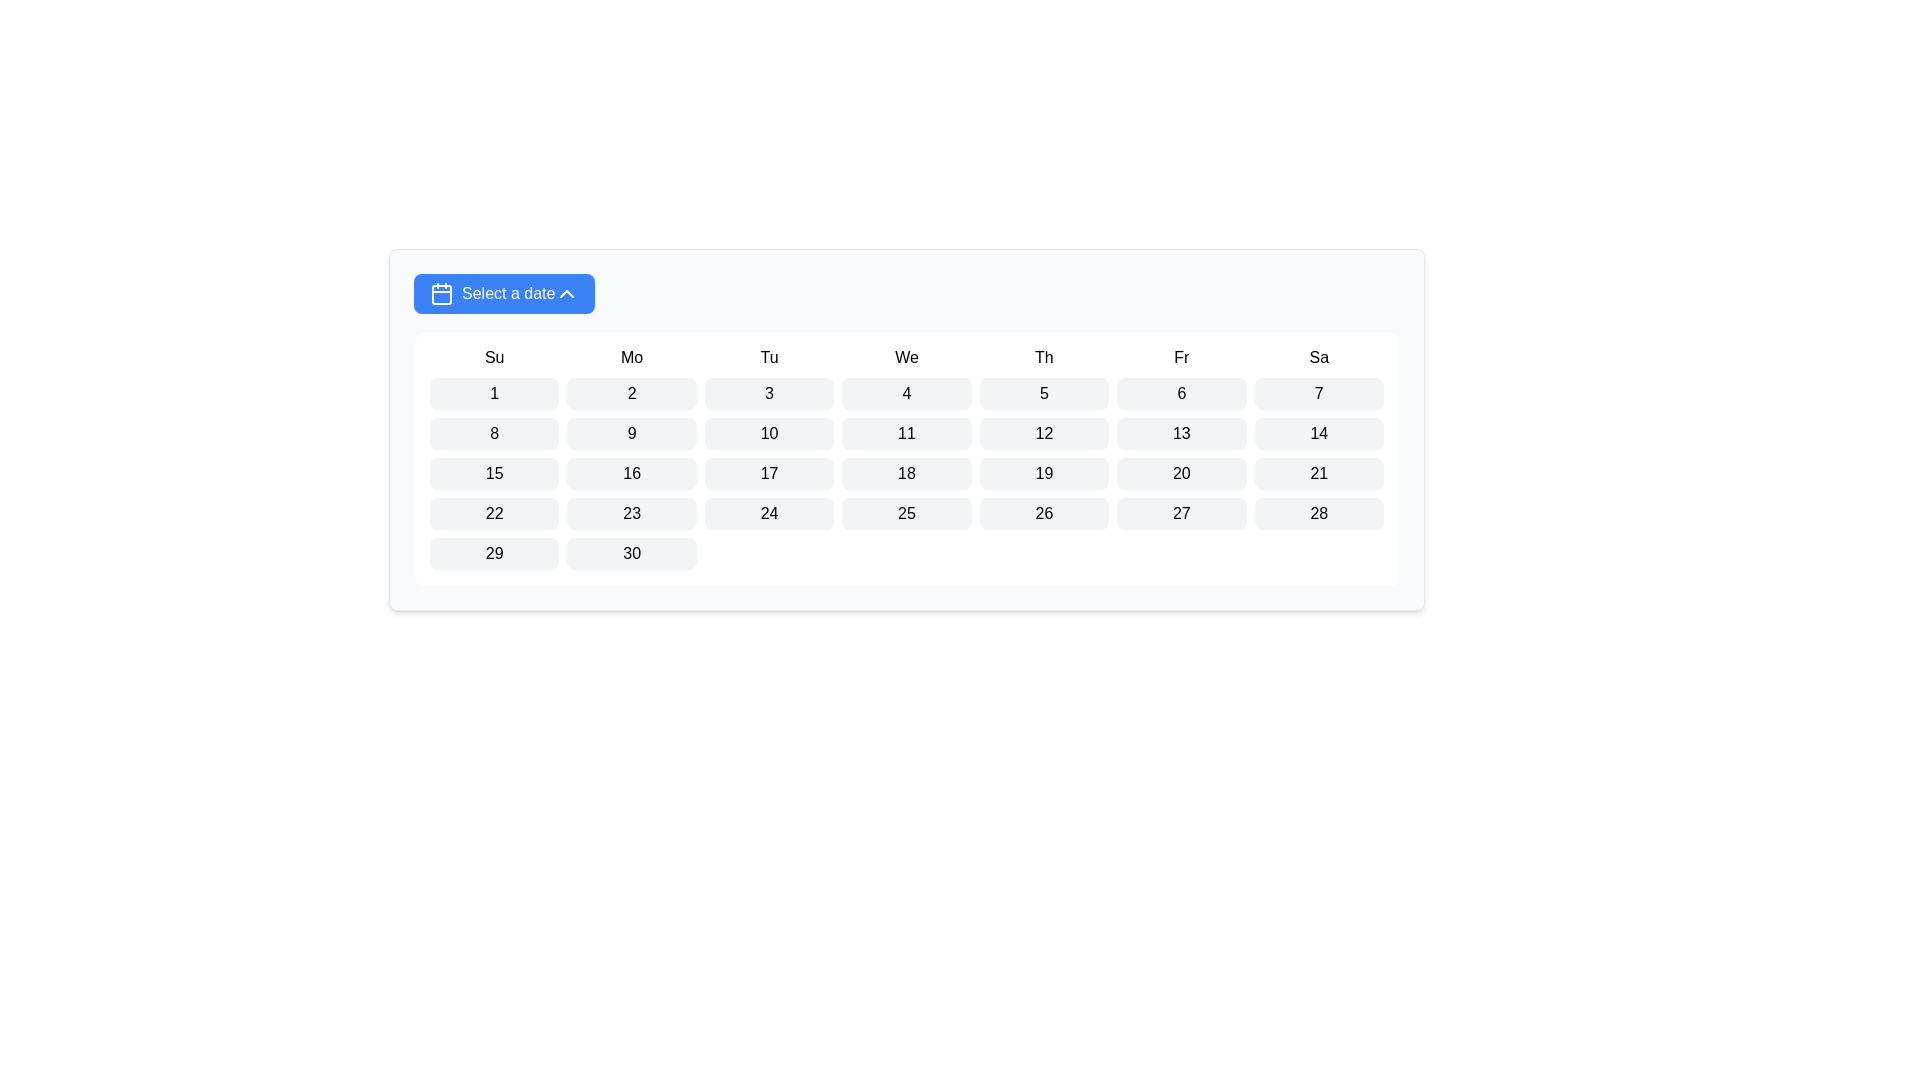 This screenshot has width=1920, height=1080. I want to click on the text label identifying 'Saturday' in the weekly calendar view, which is located in the seventh column of the grid layout, so click(1319, 357).